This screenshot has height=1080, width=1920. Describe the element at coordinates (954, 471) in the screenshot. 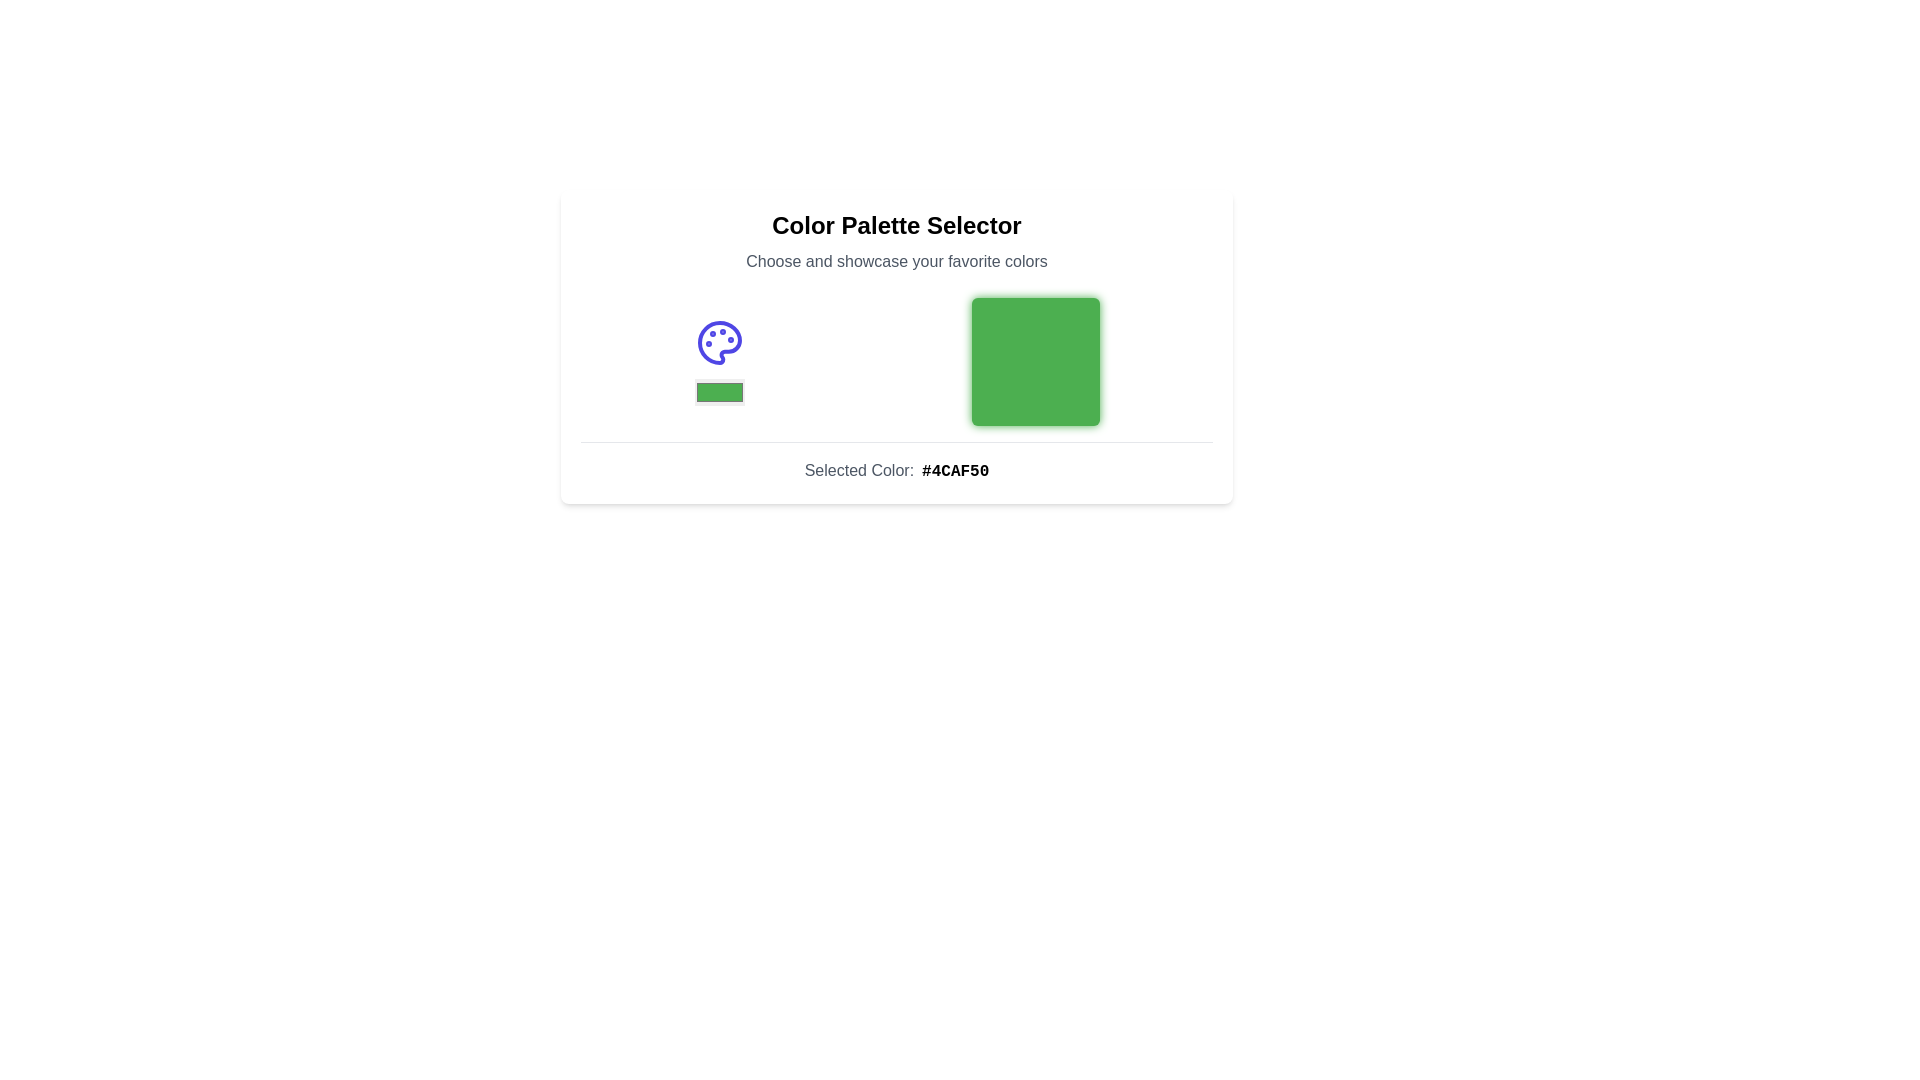

I see `text label displaying '#4CAF50' that is adjacent to 'Selected Color:' in the lower section of the interface` at that location.